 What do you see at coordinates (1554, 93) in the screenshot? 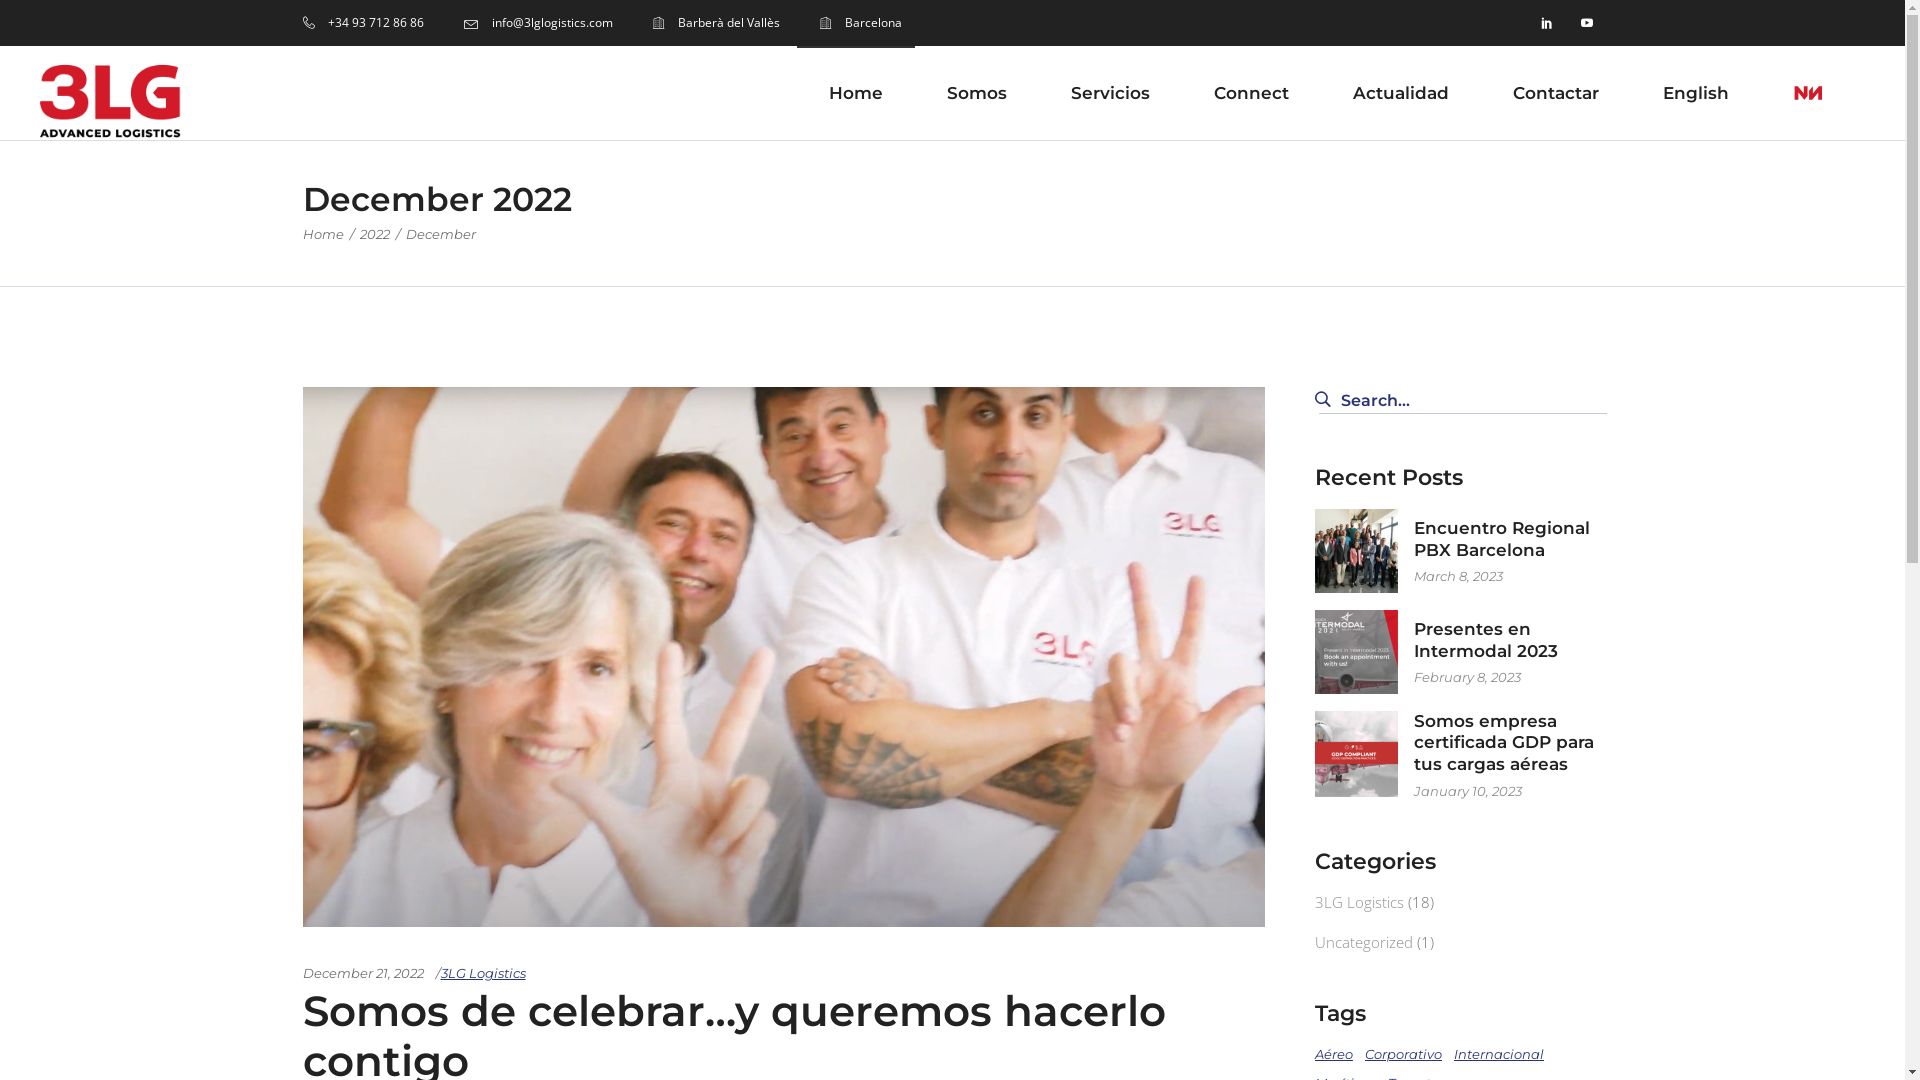
I see `'Contactar'` at bounding box center [1554, 93].